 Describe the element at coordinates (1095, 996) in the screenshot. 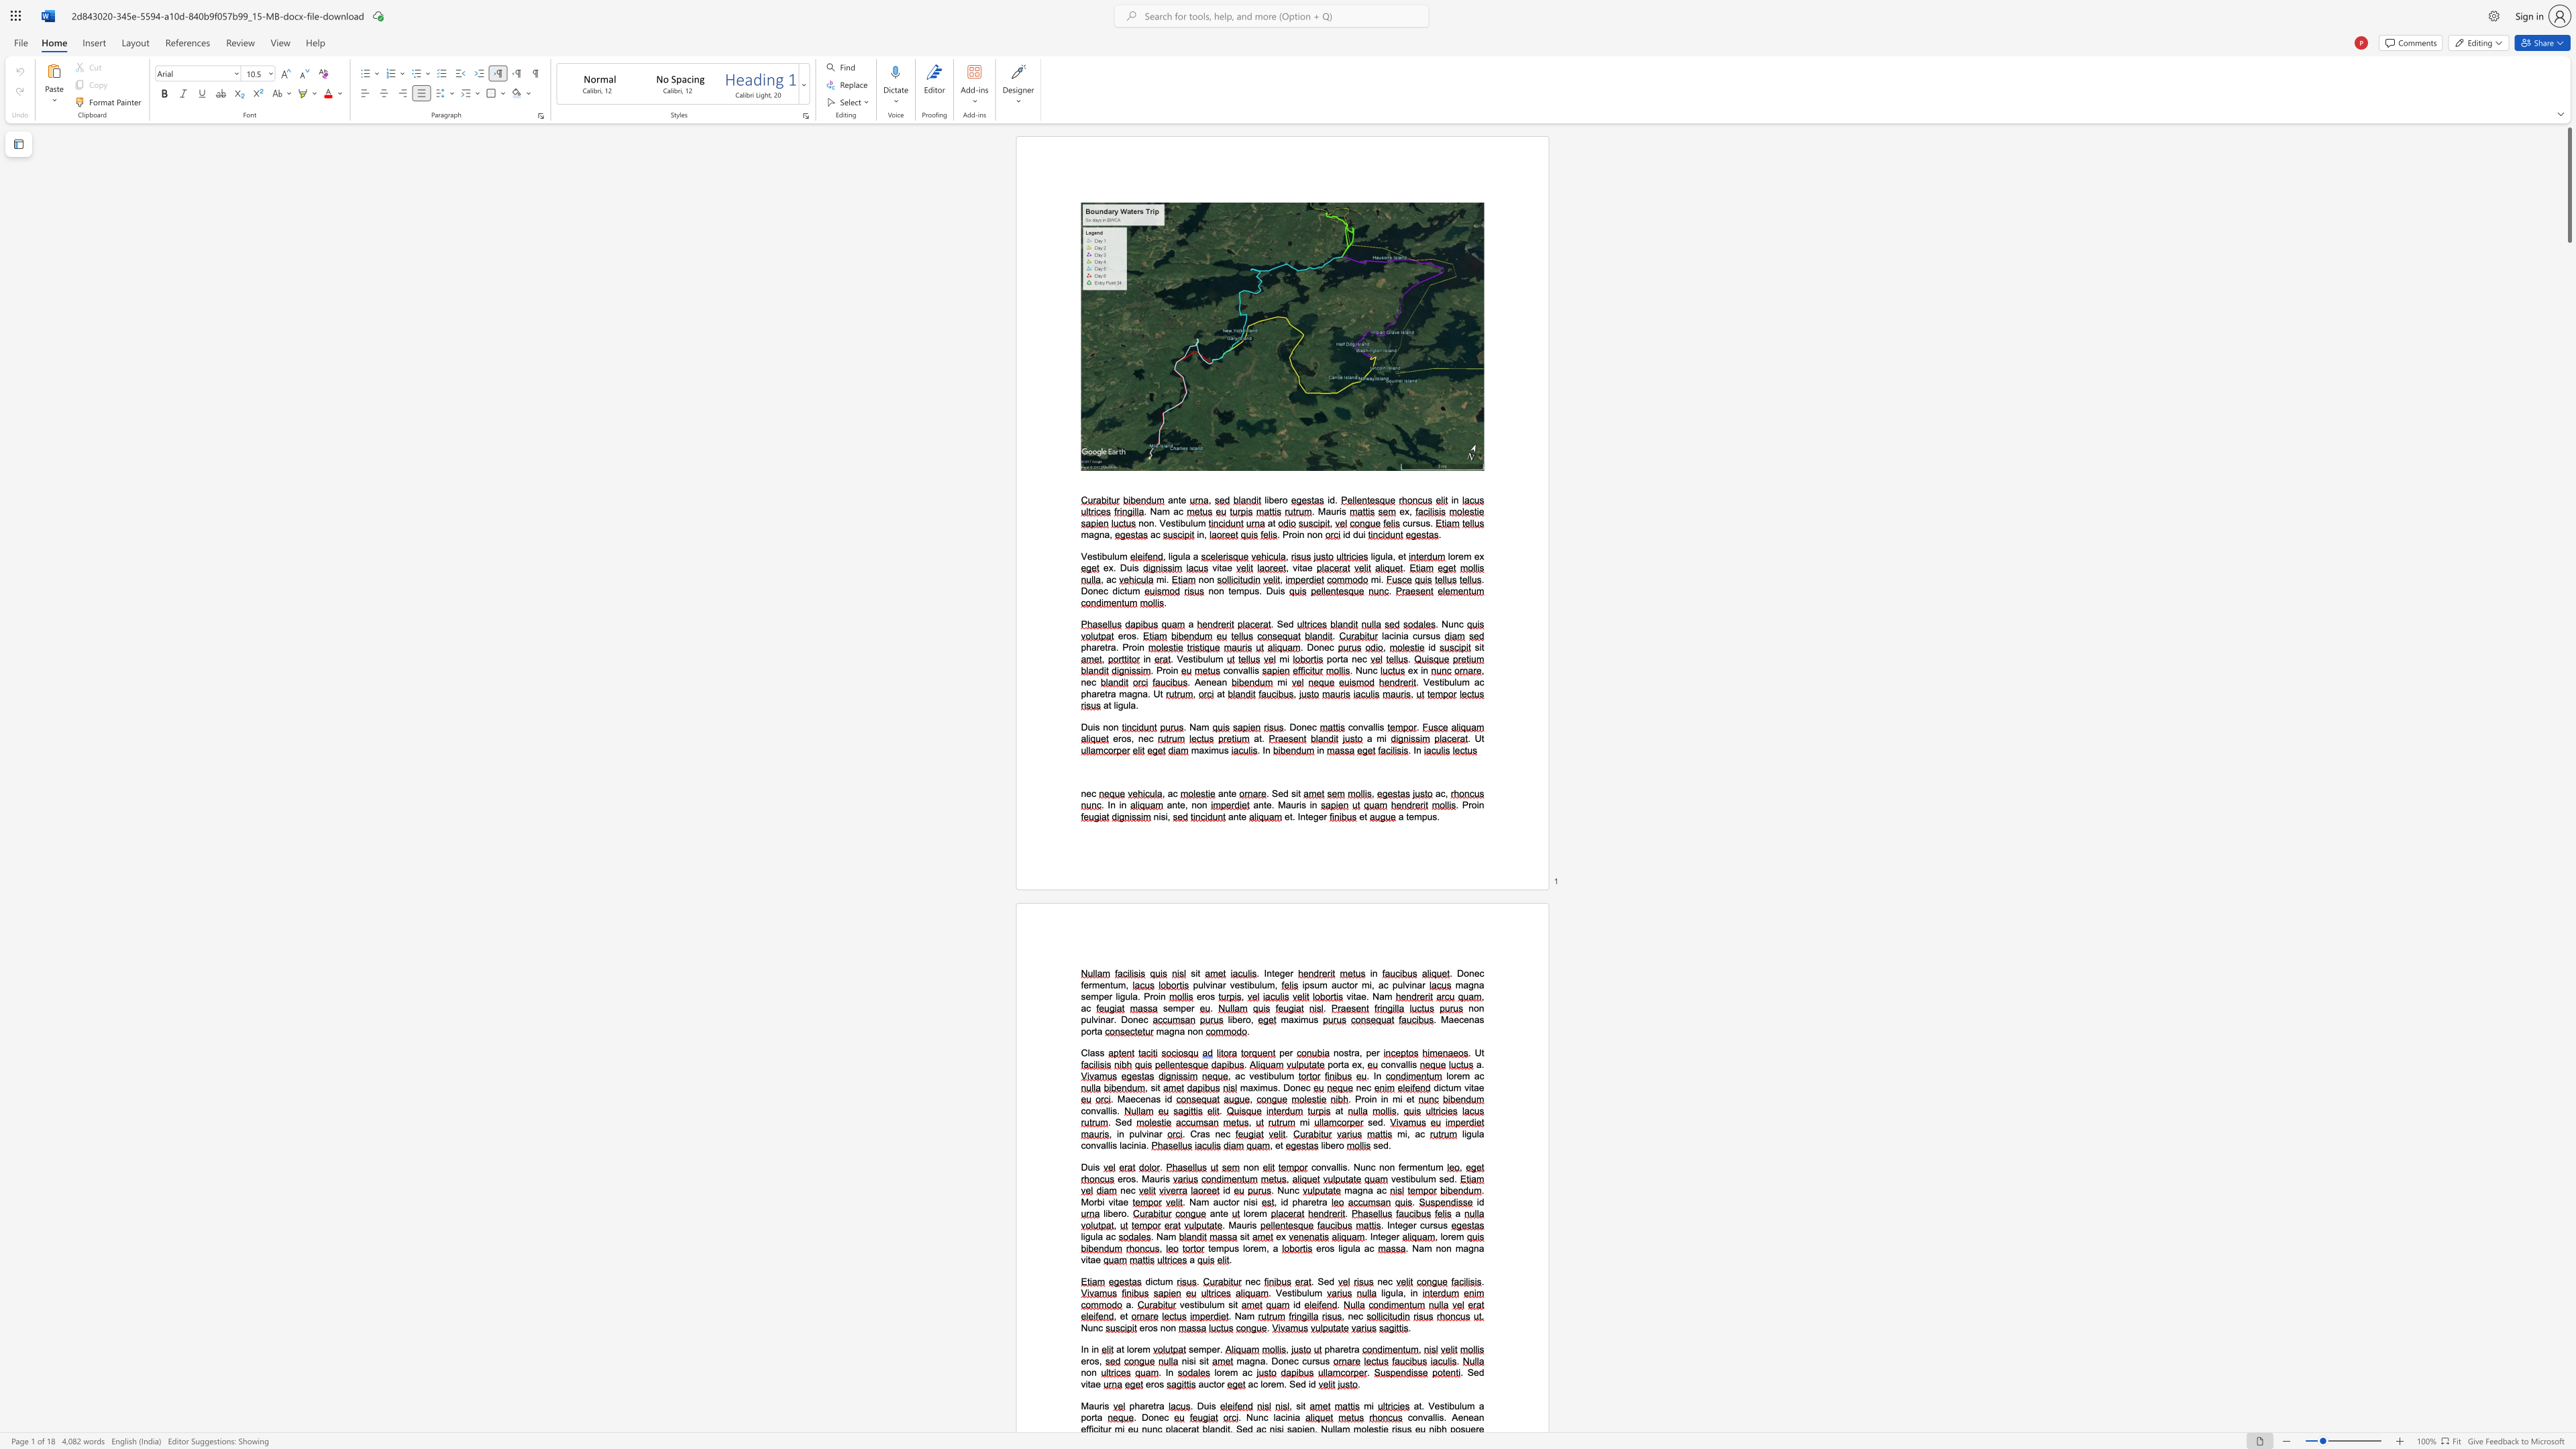

I see `the 1th character "m" in the text` at that location.